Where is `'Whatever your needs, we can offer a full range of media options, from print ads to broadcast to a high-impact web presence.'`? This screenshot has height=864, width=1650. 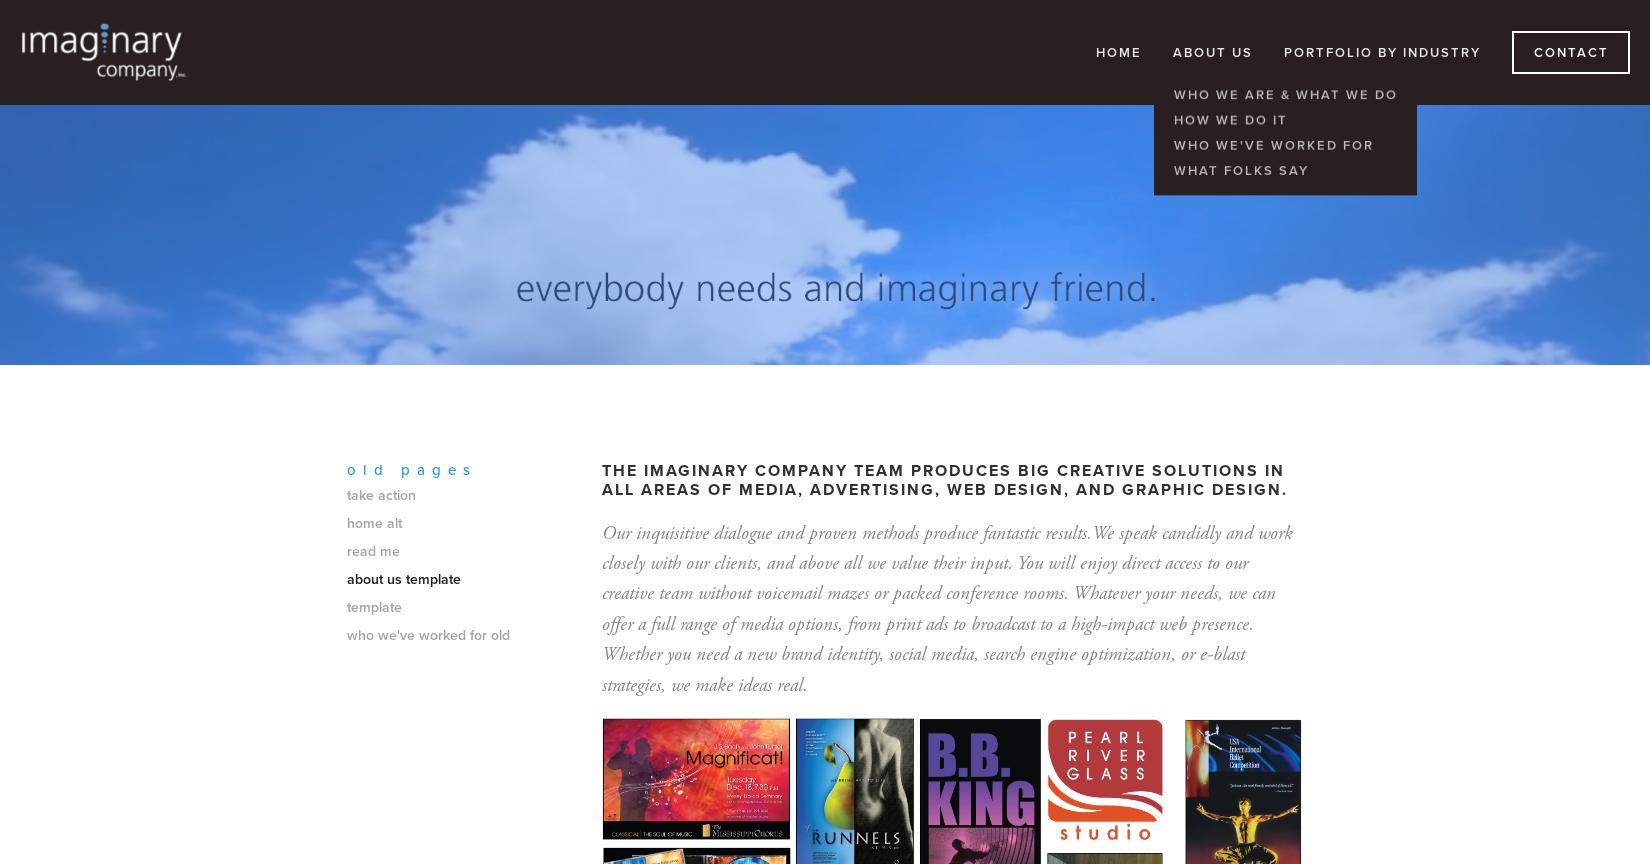 'Whatever your needs, we can offer a full range of media options, from print ads to broadcast to a high-impact web presence.' is located at coordinates (939, 608).